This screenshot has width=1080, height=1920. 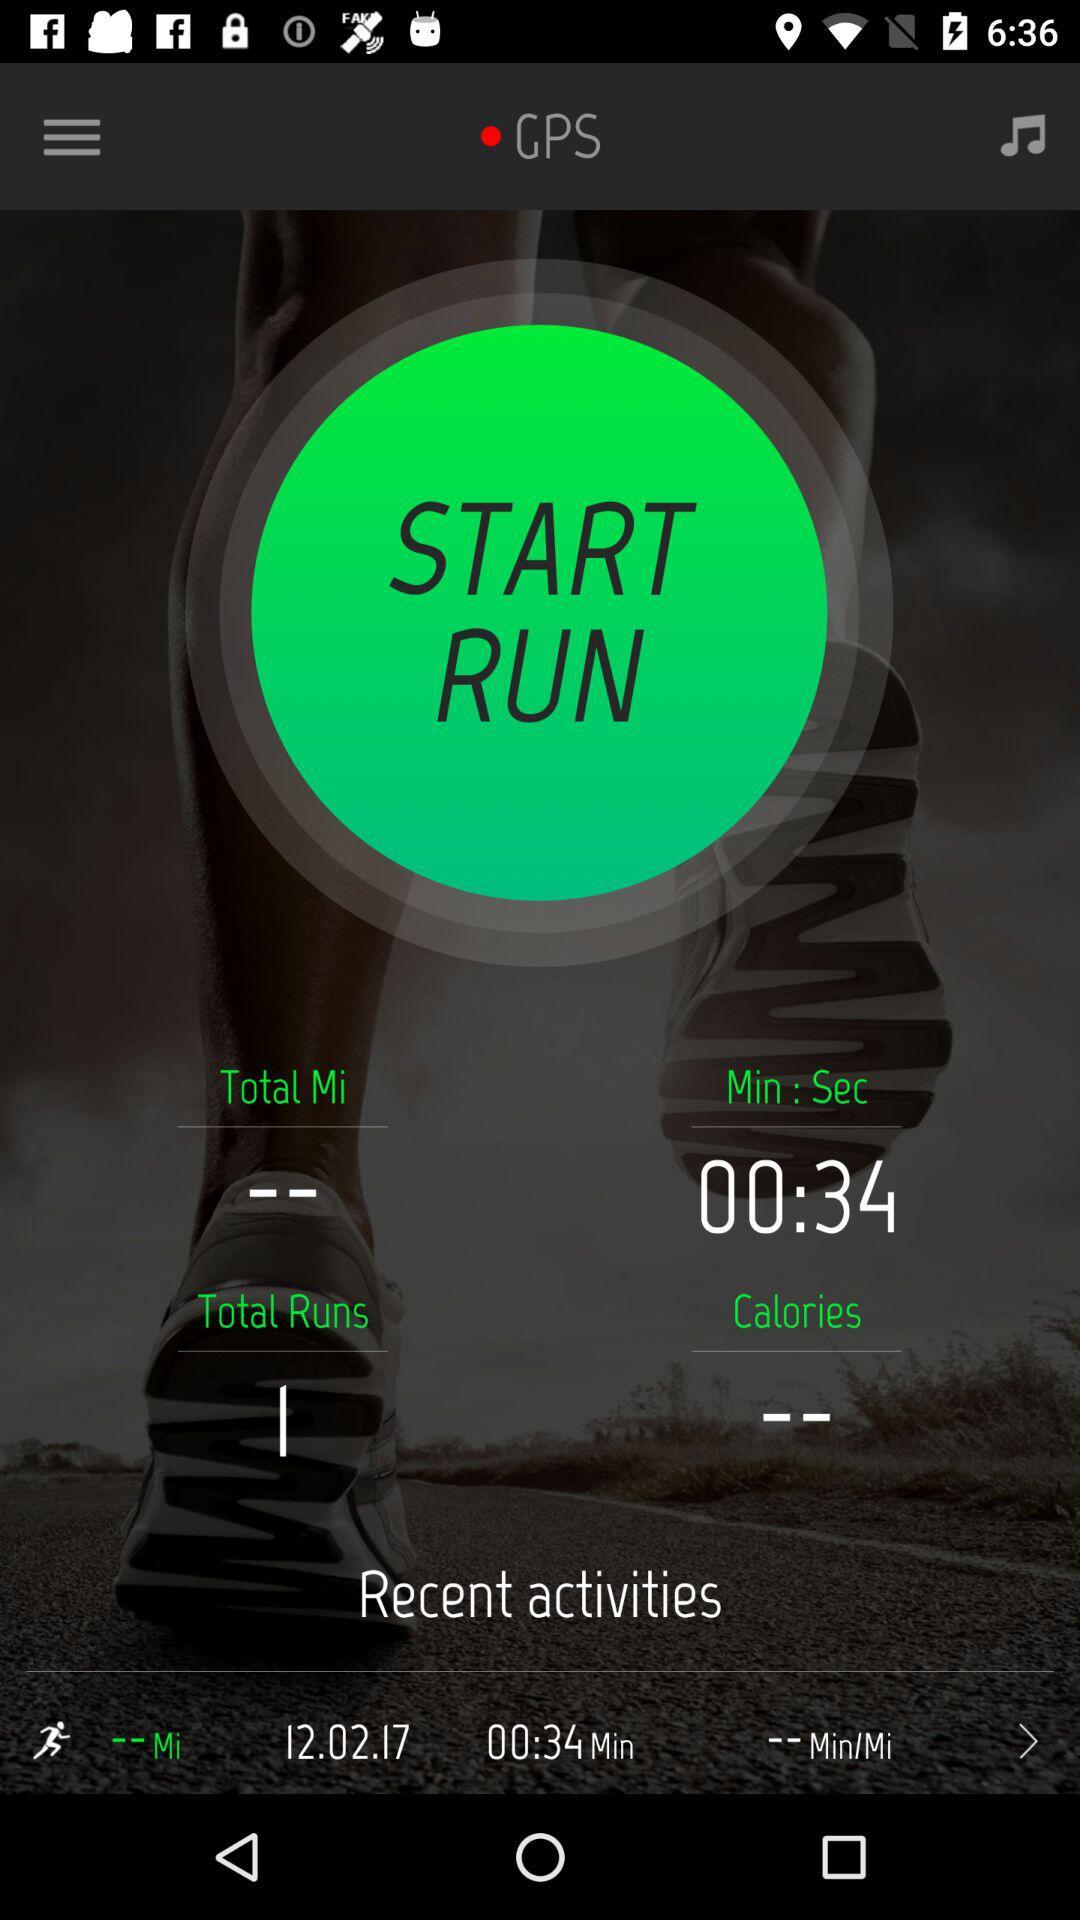 What do you see at coordinates (79, 135) in the screenshot?
I see `settings` at bounding box center [79, 135].